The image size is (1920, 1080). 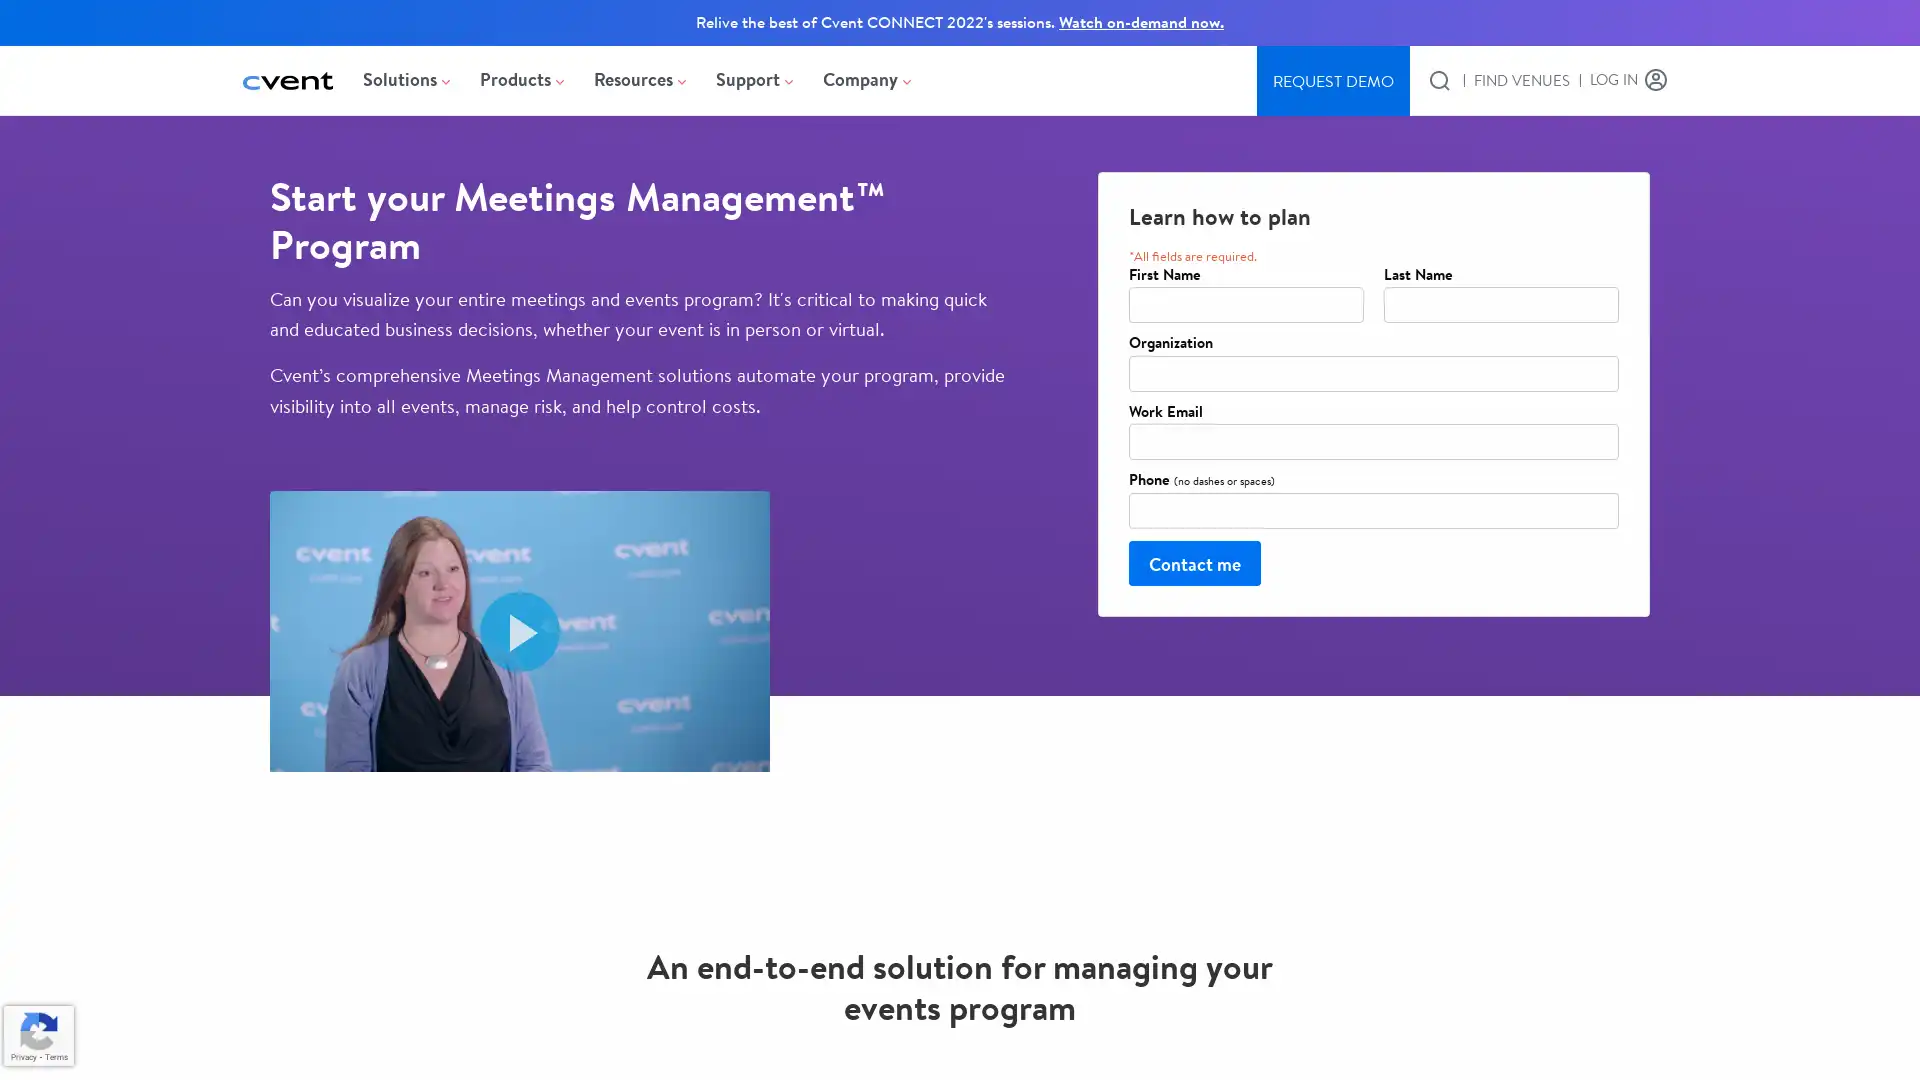 I want to click on Play video Medtronic and Cvent For Strategic Meetings Management. Opens in a modal, so click(x=519, y=631).